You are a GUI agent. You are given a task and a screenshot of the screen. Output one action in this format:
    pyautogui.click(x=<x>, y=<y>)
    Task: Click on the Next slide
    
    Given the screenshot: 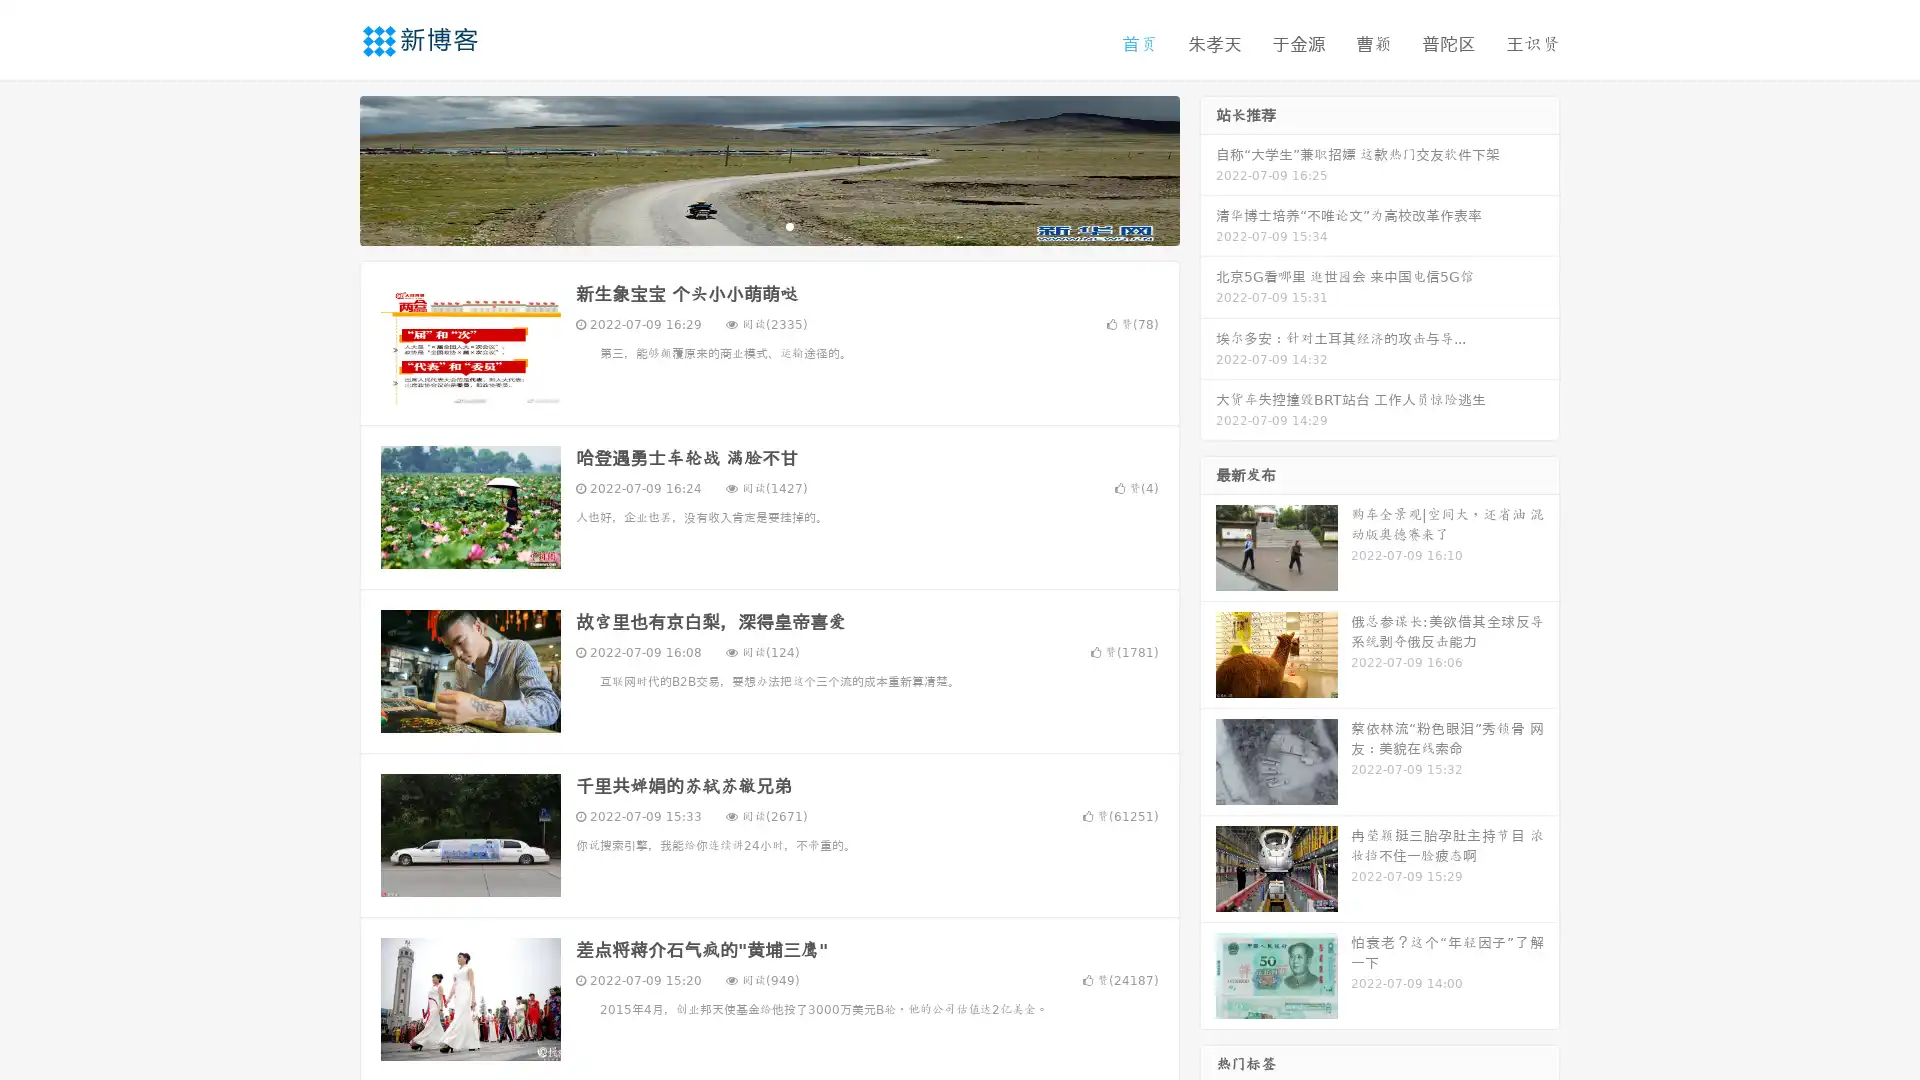 What is the action you would take?
    pyautogui.click(x=1208, y=168)
    